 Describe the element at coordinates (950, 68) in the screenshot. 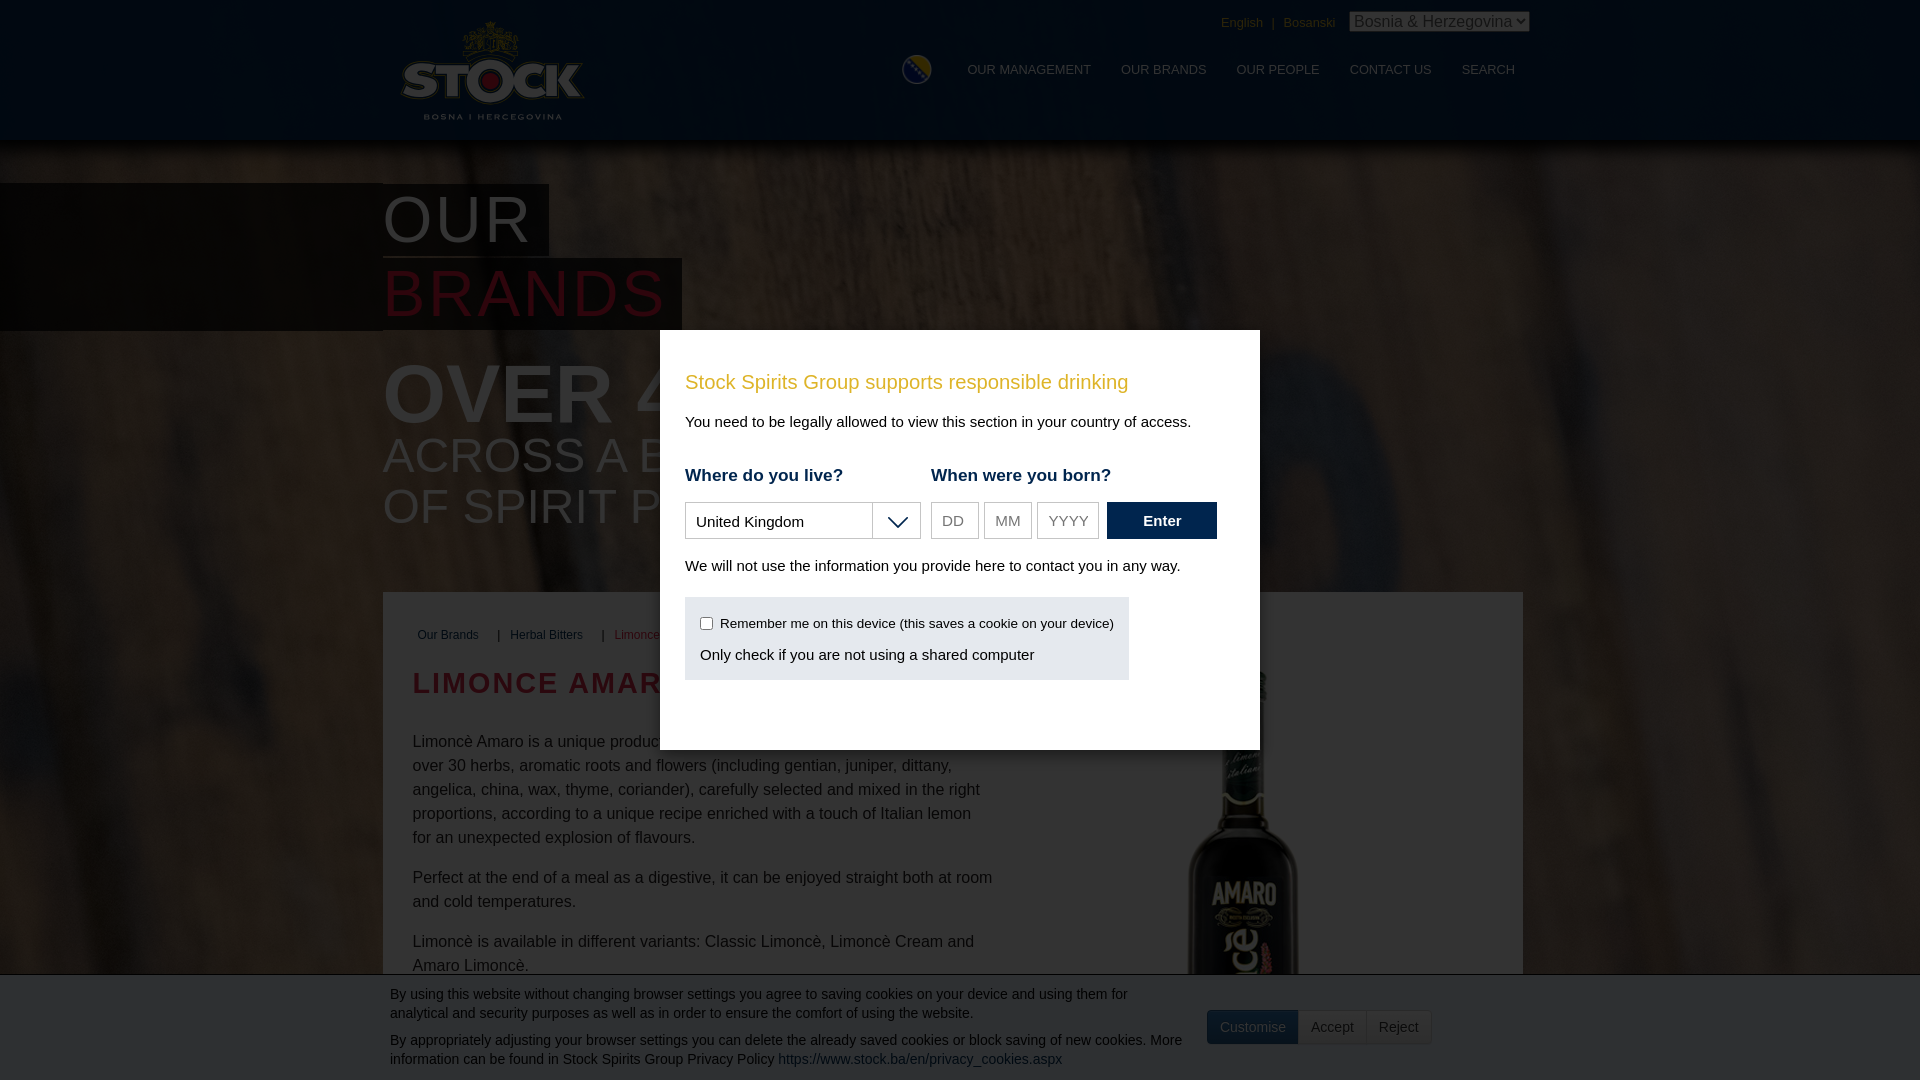

I see `'OUR MANAGEMENT'` at that location.